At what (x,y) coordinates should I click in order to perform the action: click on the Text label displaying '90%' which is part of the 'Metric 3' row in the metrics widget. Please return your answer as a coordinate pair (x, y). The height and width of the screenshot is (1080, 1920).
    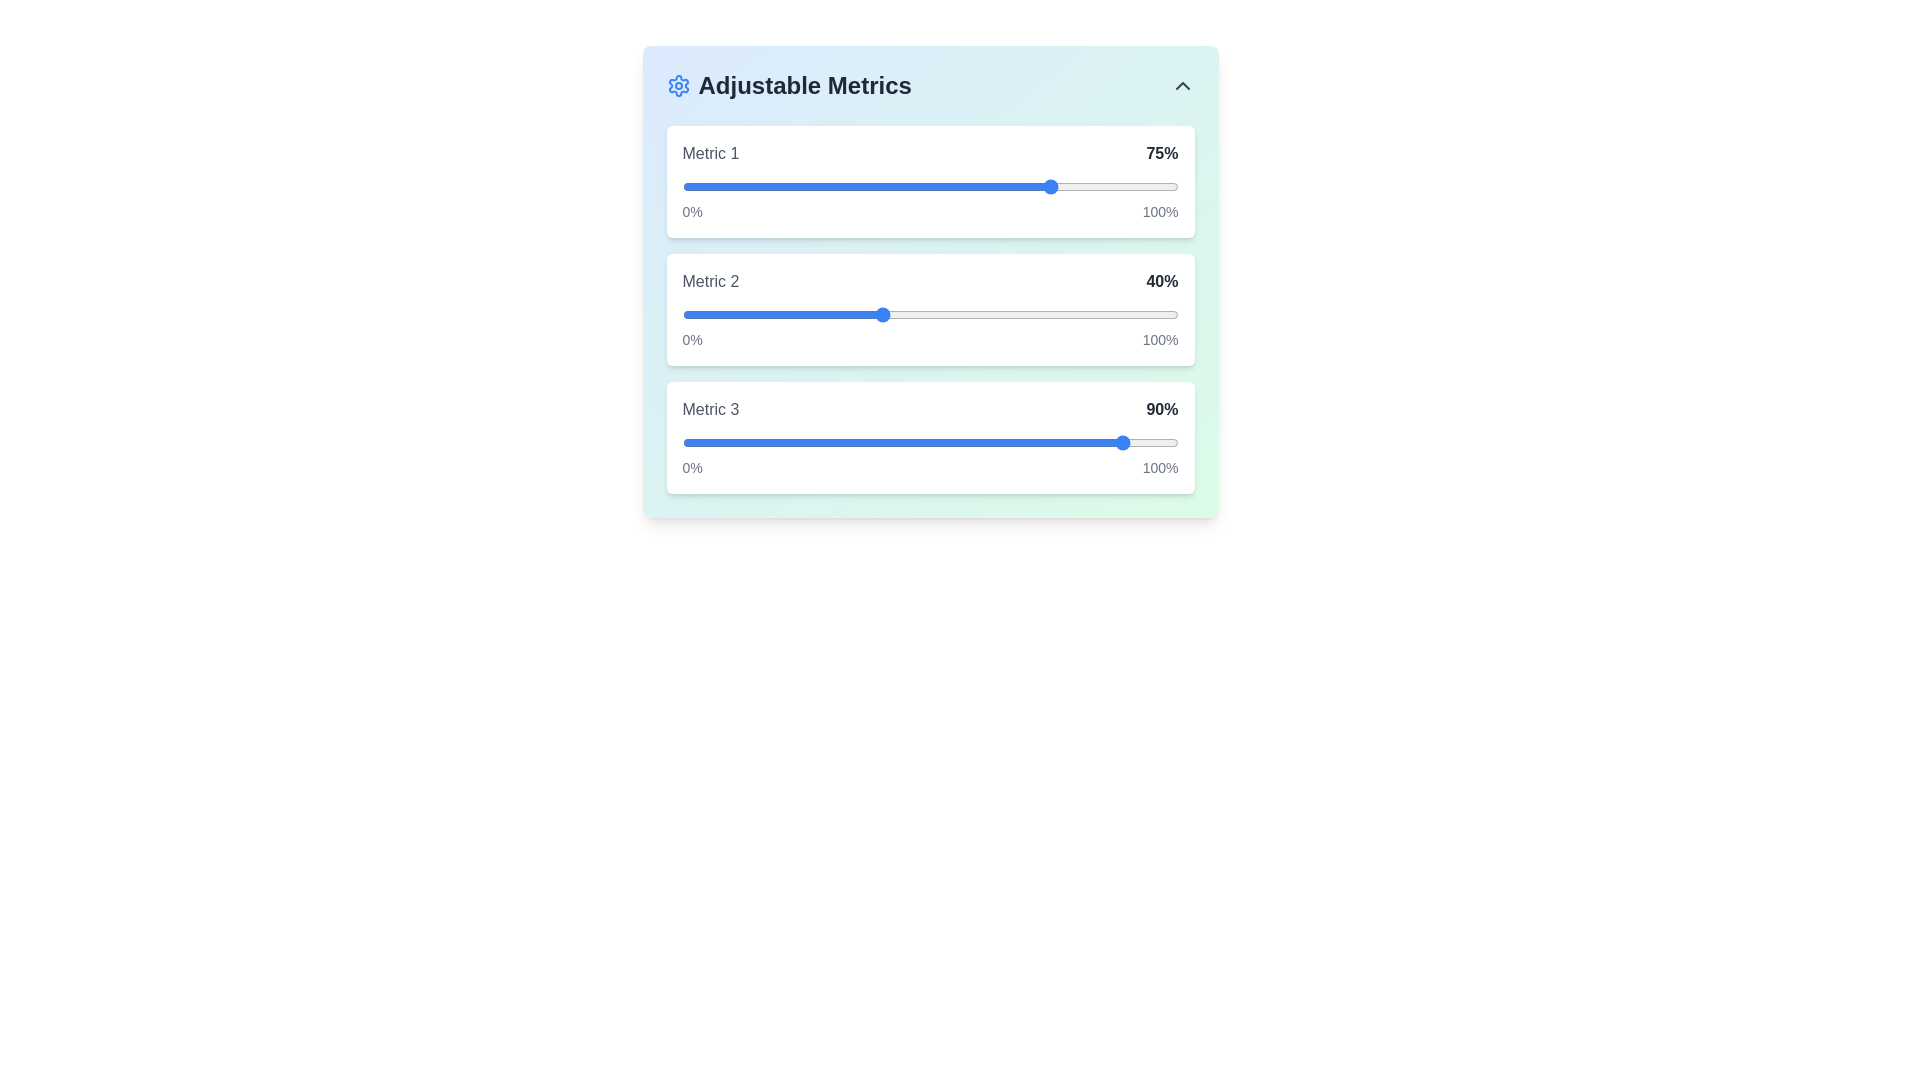
    Looking at the image, I should click on (1162, 408).